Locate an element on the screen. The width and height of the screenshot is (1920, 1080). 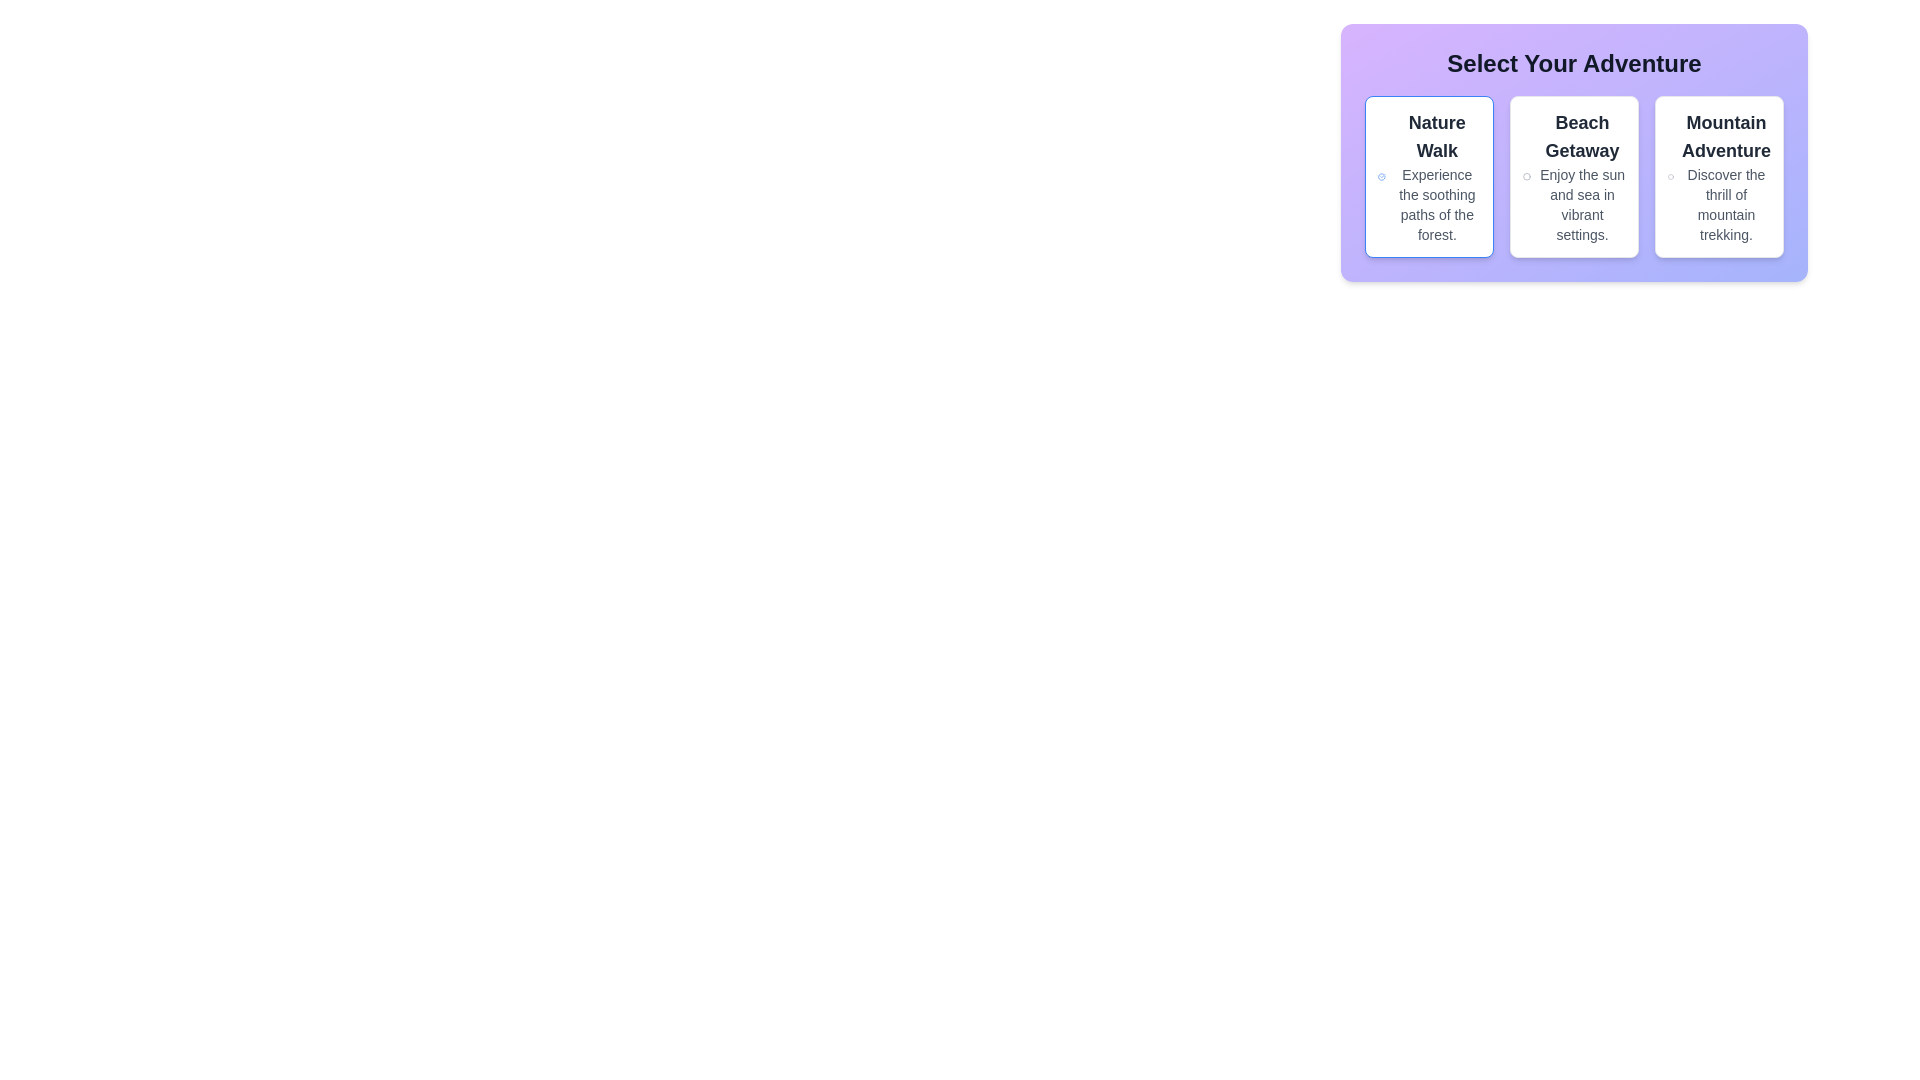
information provided in the descriptive label for the 'Nature Walk' option located in the first card under the title 'Select Your Adventure.' is located at coordinates (1436, 176).